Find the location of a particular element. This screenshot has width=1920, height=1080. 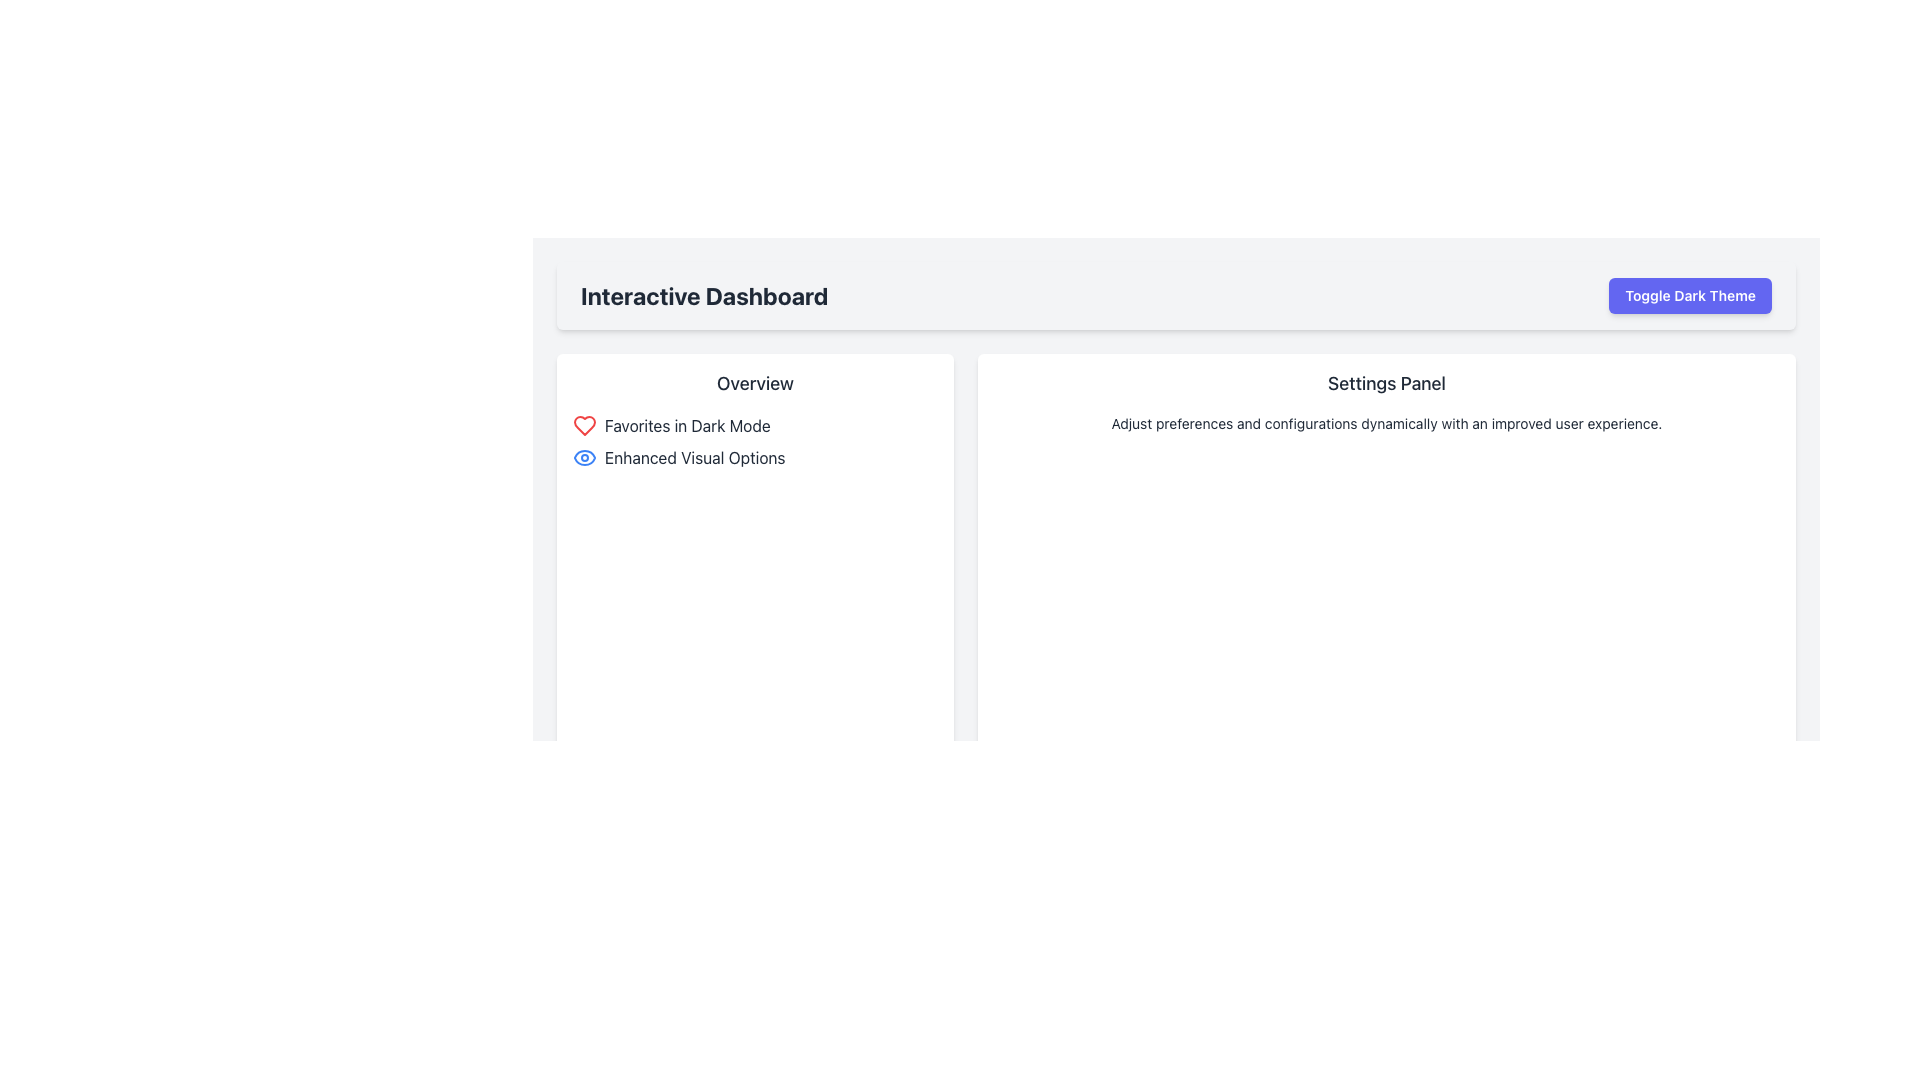

the 'Enhanced Visual Options' icon located in the left column under the 'Overview' section is located at coordinates (584, 458).